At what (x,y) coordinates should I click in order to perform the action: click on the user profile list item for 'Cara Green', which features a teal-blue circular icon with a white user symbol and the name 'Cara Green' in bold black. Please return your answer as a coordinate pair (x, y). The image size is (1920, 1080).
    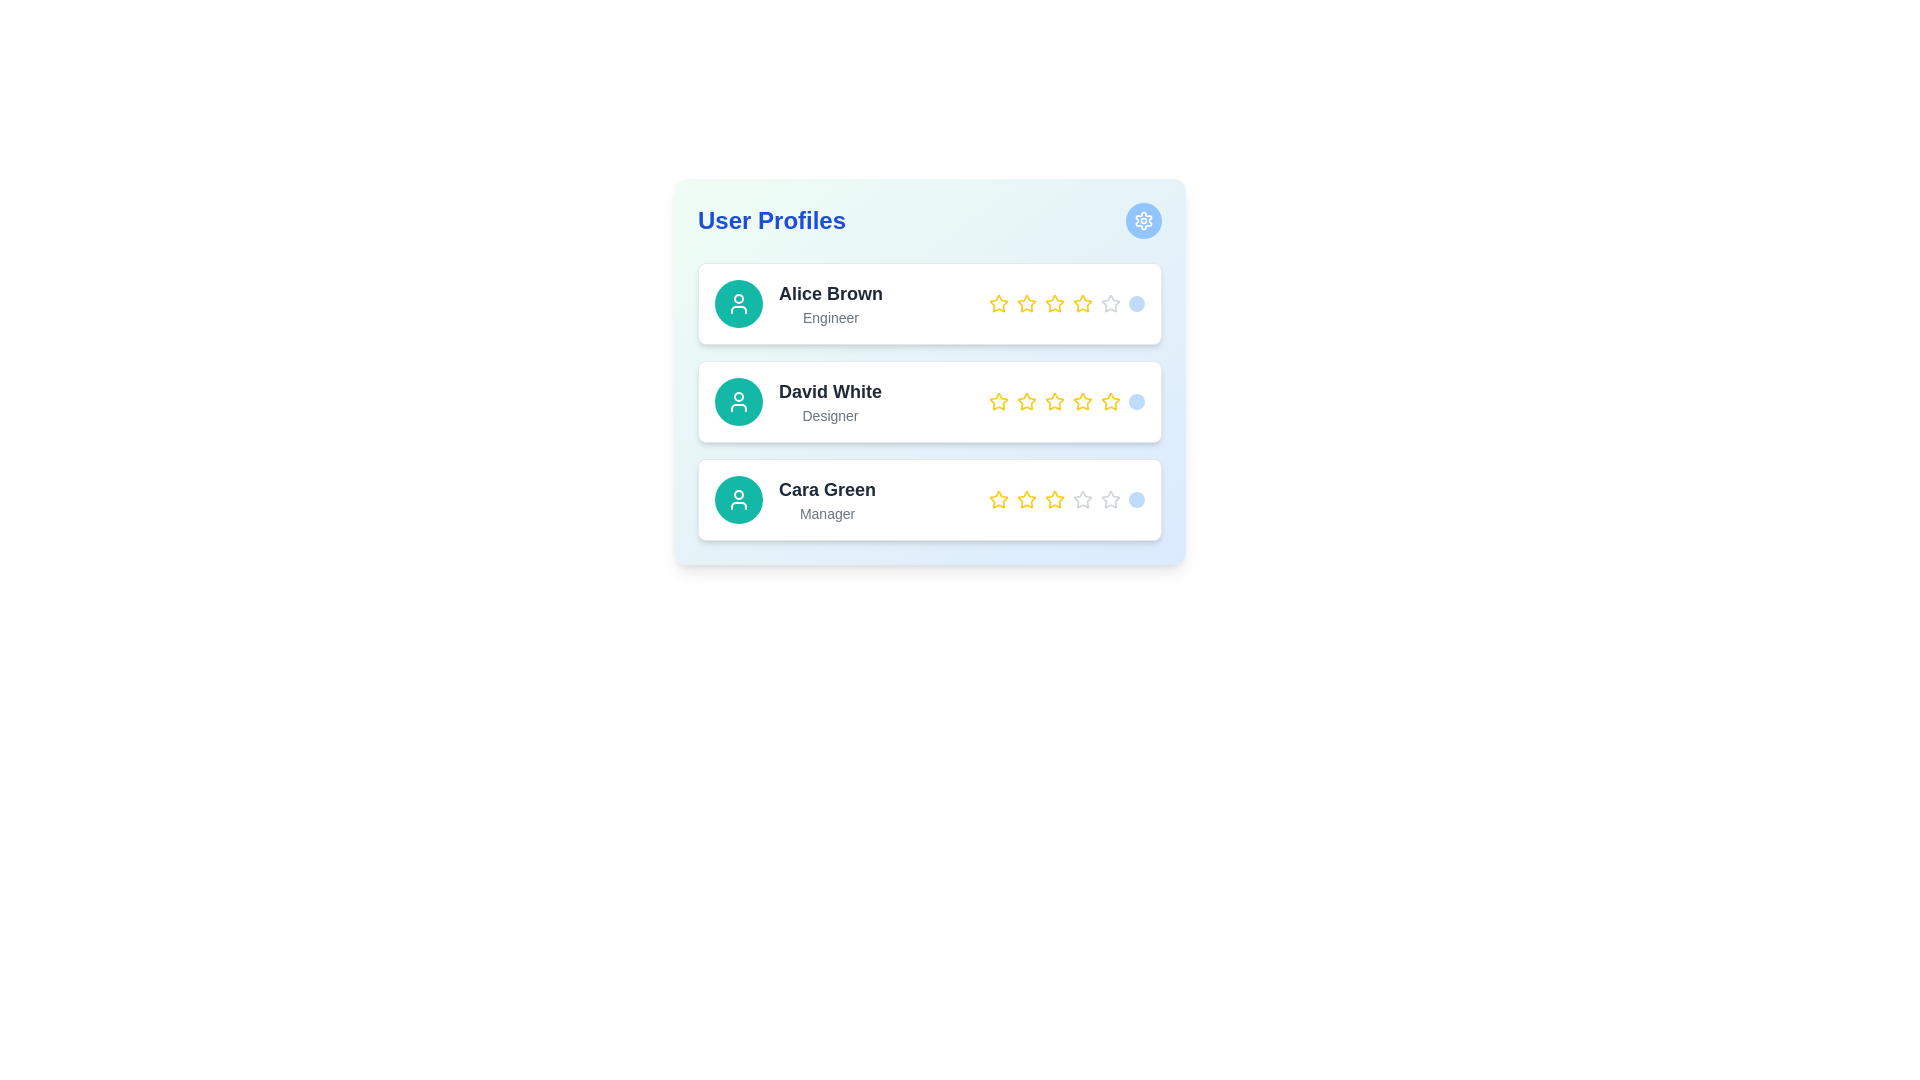
    Looking at the image, I should click on (794, 499).